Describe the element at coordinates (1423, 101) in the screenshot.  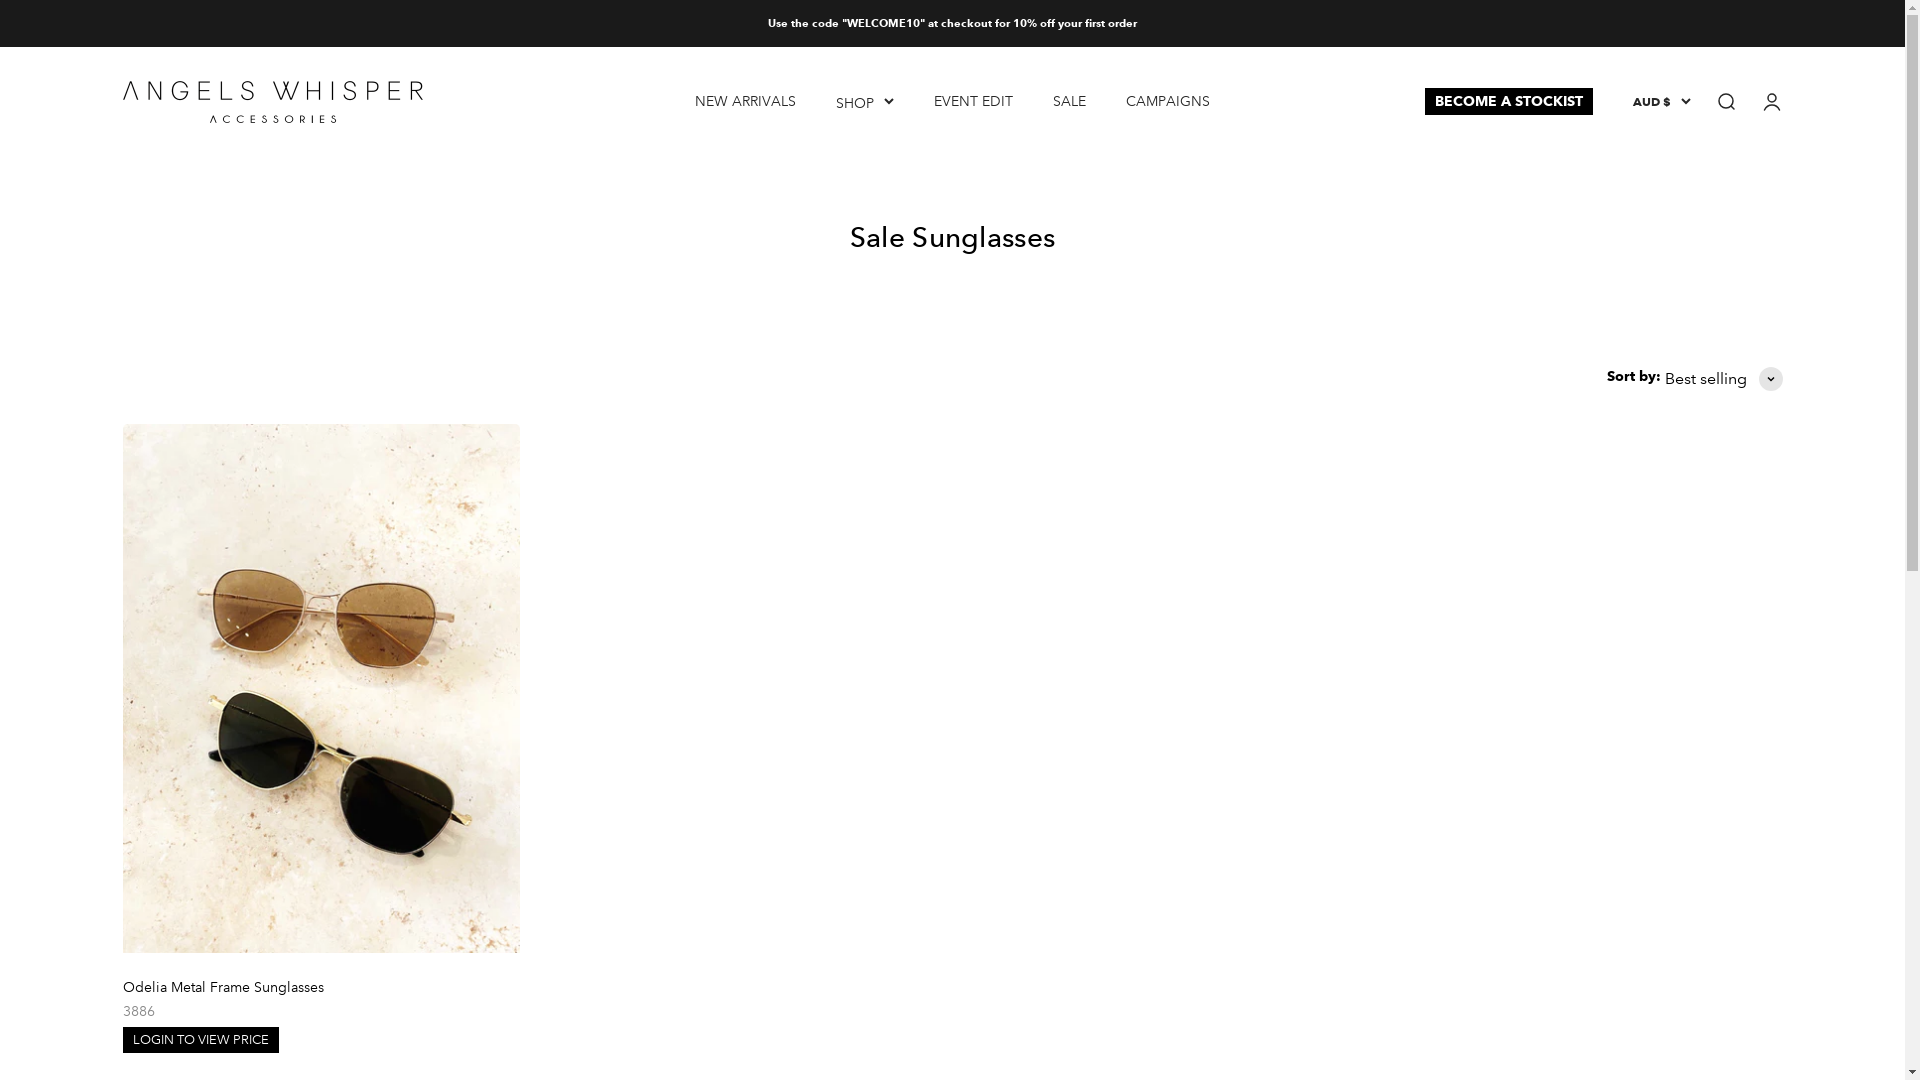
I see `'BECOME A STOCKIST'` at that location.